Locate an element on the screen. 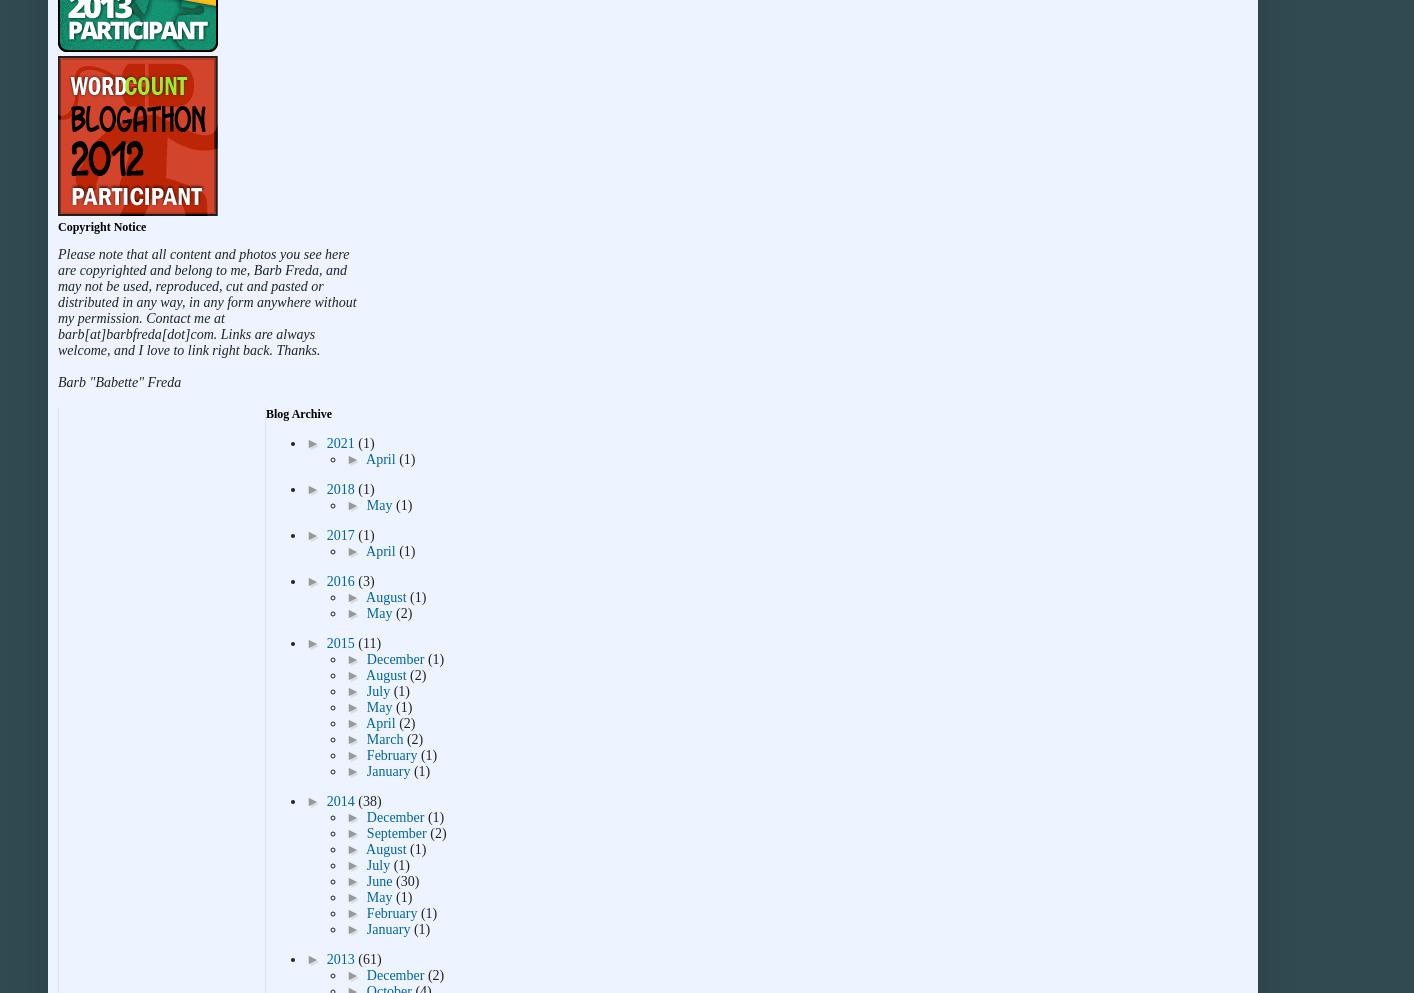  '2017' is located at coordinates (341, 534).